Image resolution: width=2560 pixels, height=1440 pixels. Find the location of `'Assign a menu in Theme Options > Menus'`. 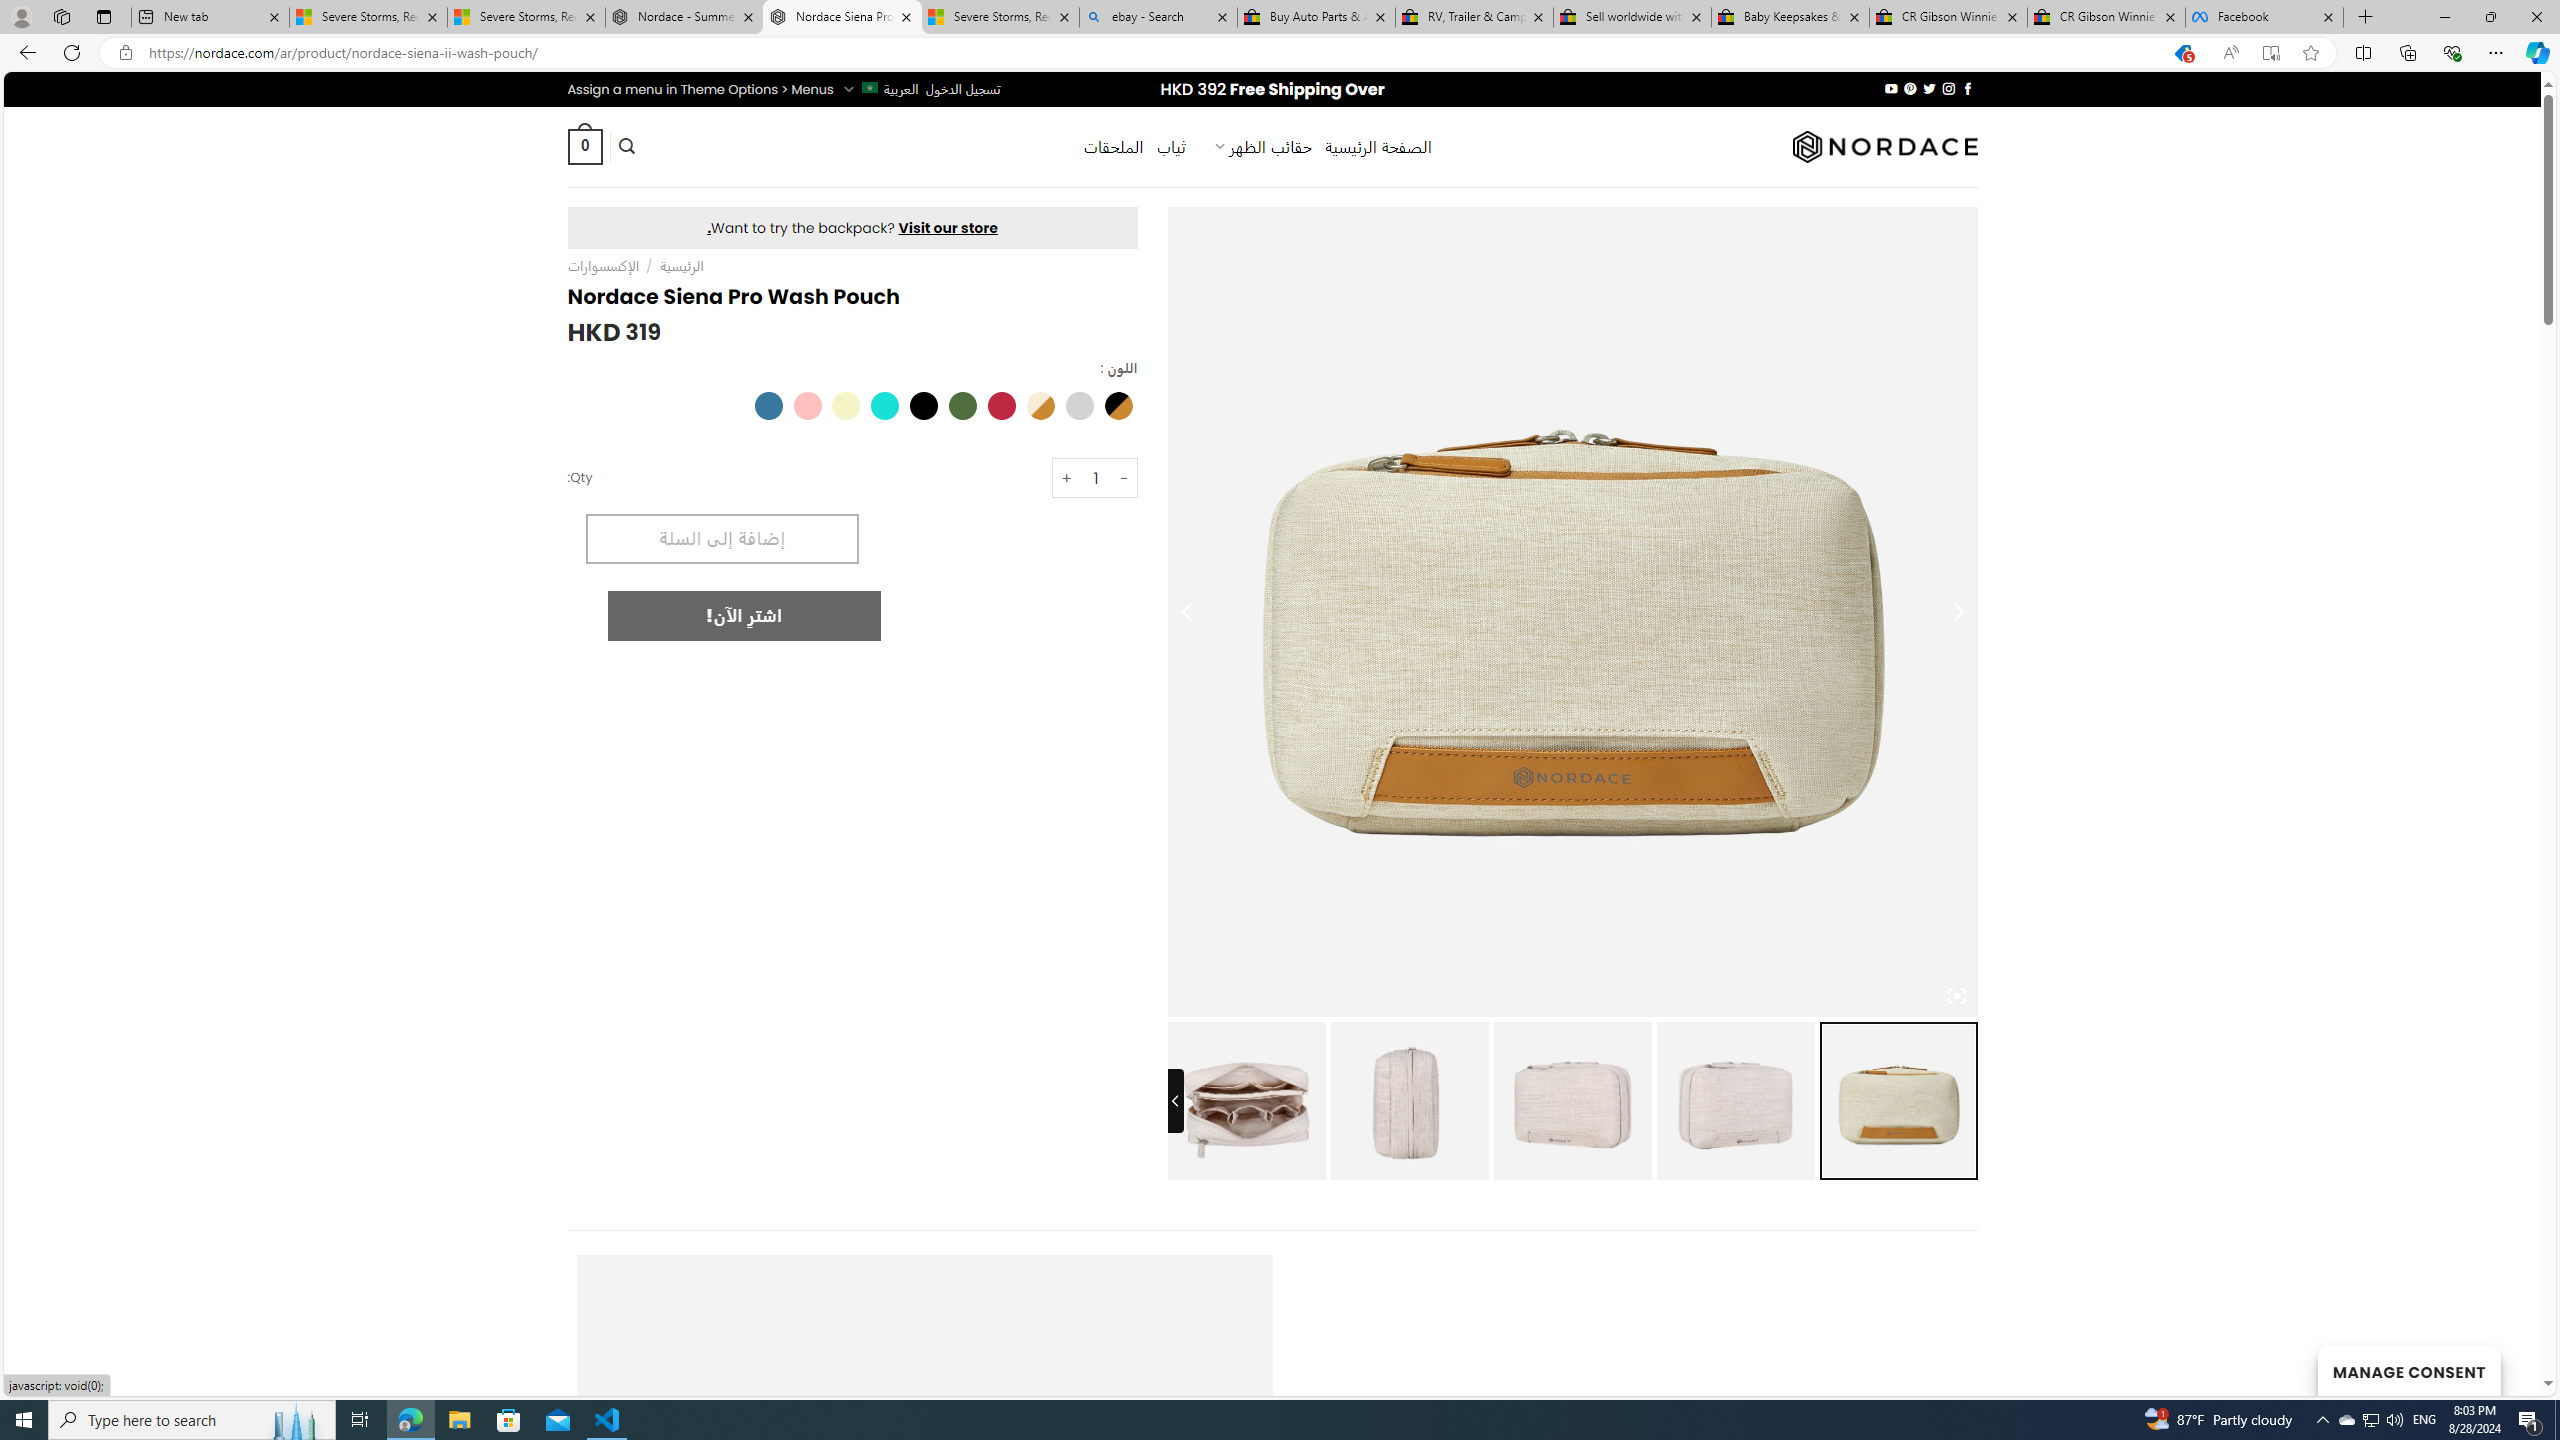

'Assign a menu in Theme Options > Menus' is located at coordinates (700, 88).